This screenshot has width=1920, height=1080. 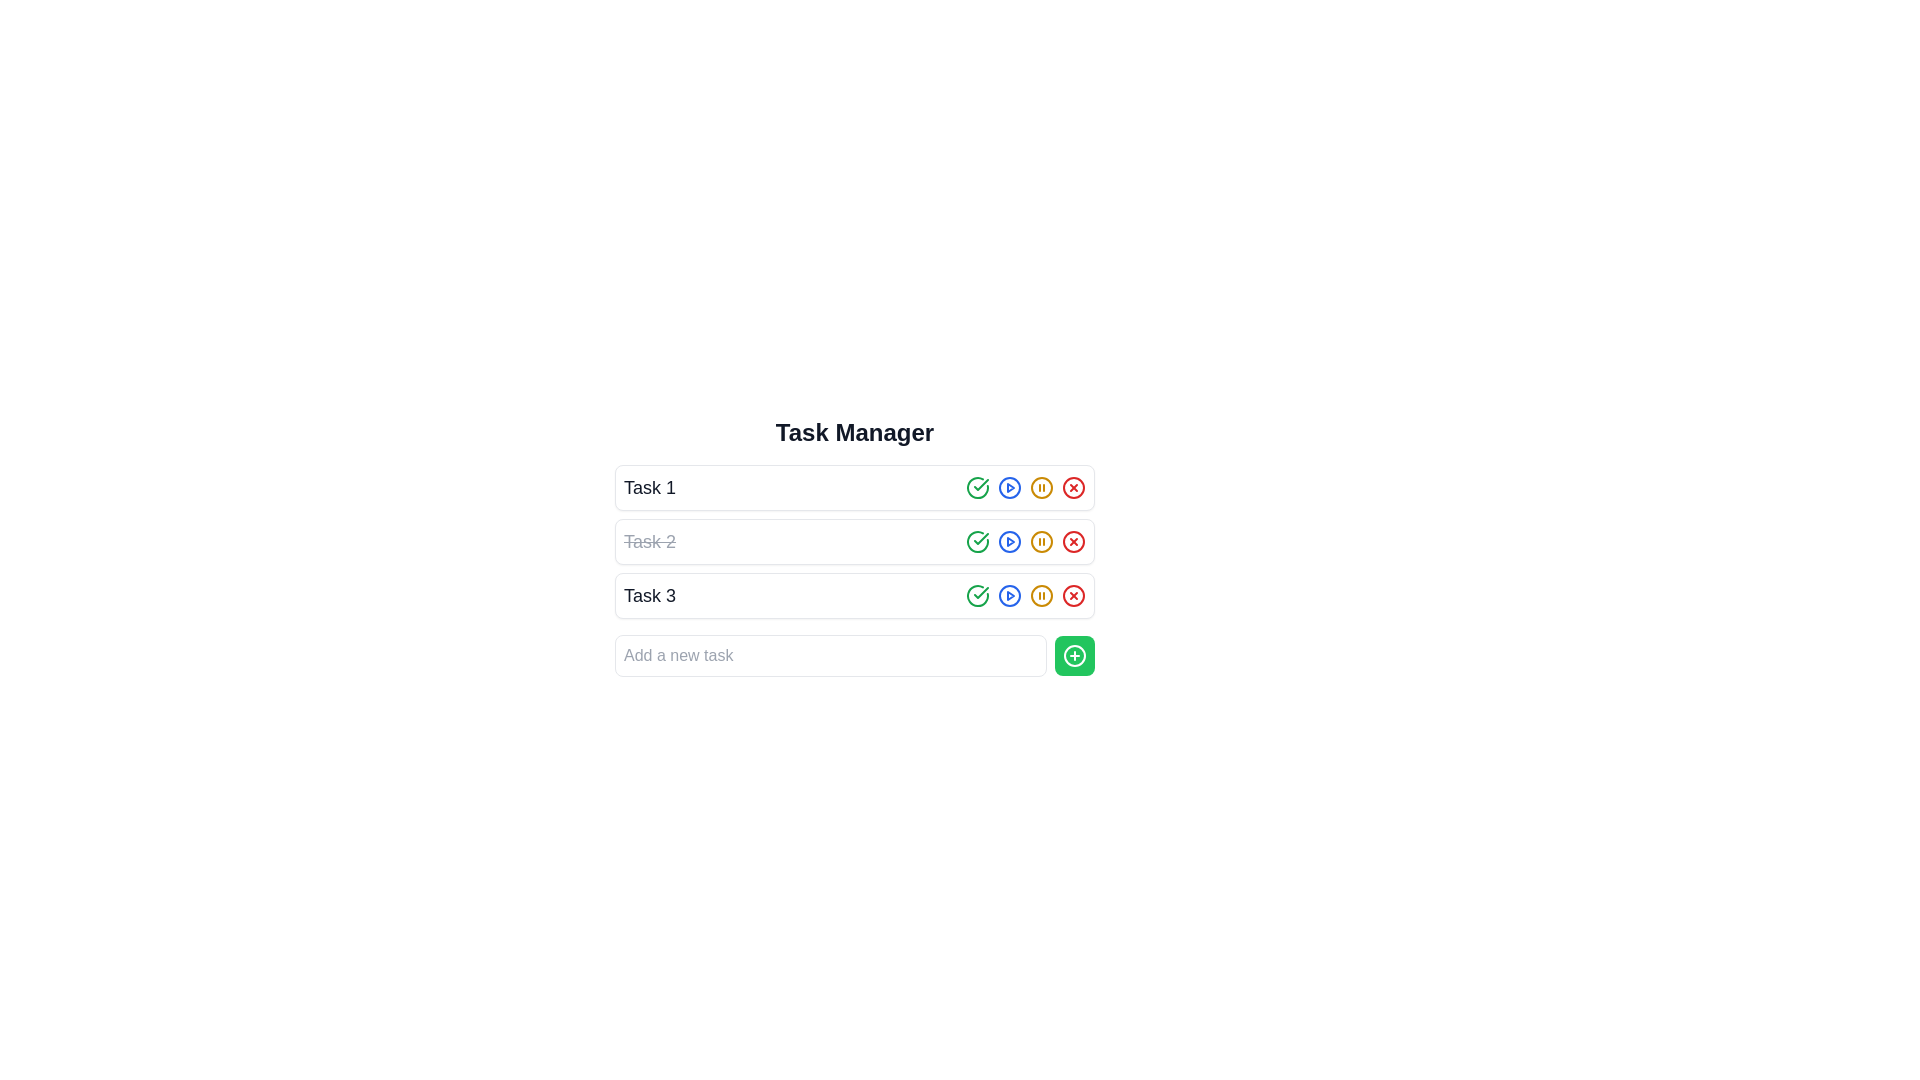 I want to click on the button that initiates or continues the action for 'Task 2', which is the second element from the left in the row of icons, so click(x=1009, y=542).